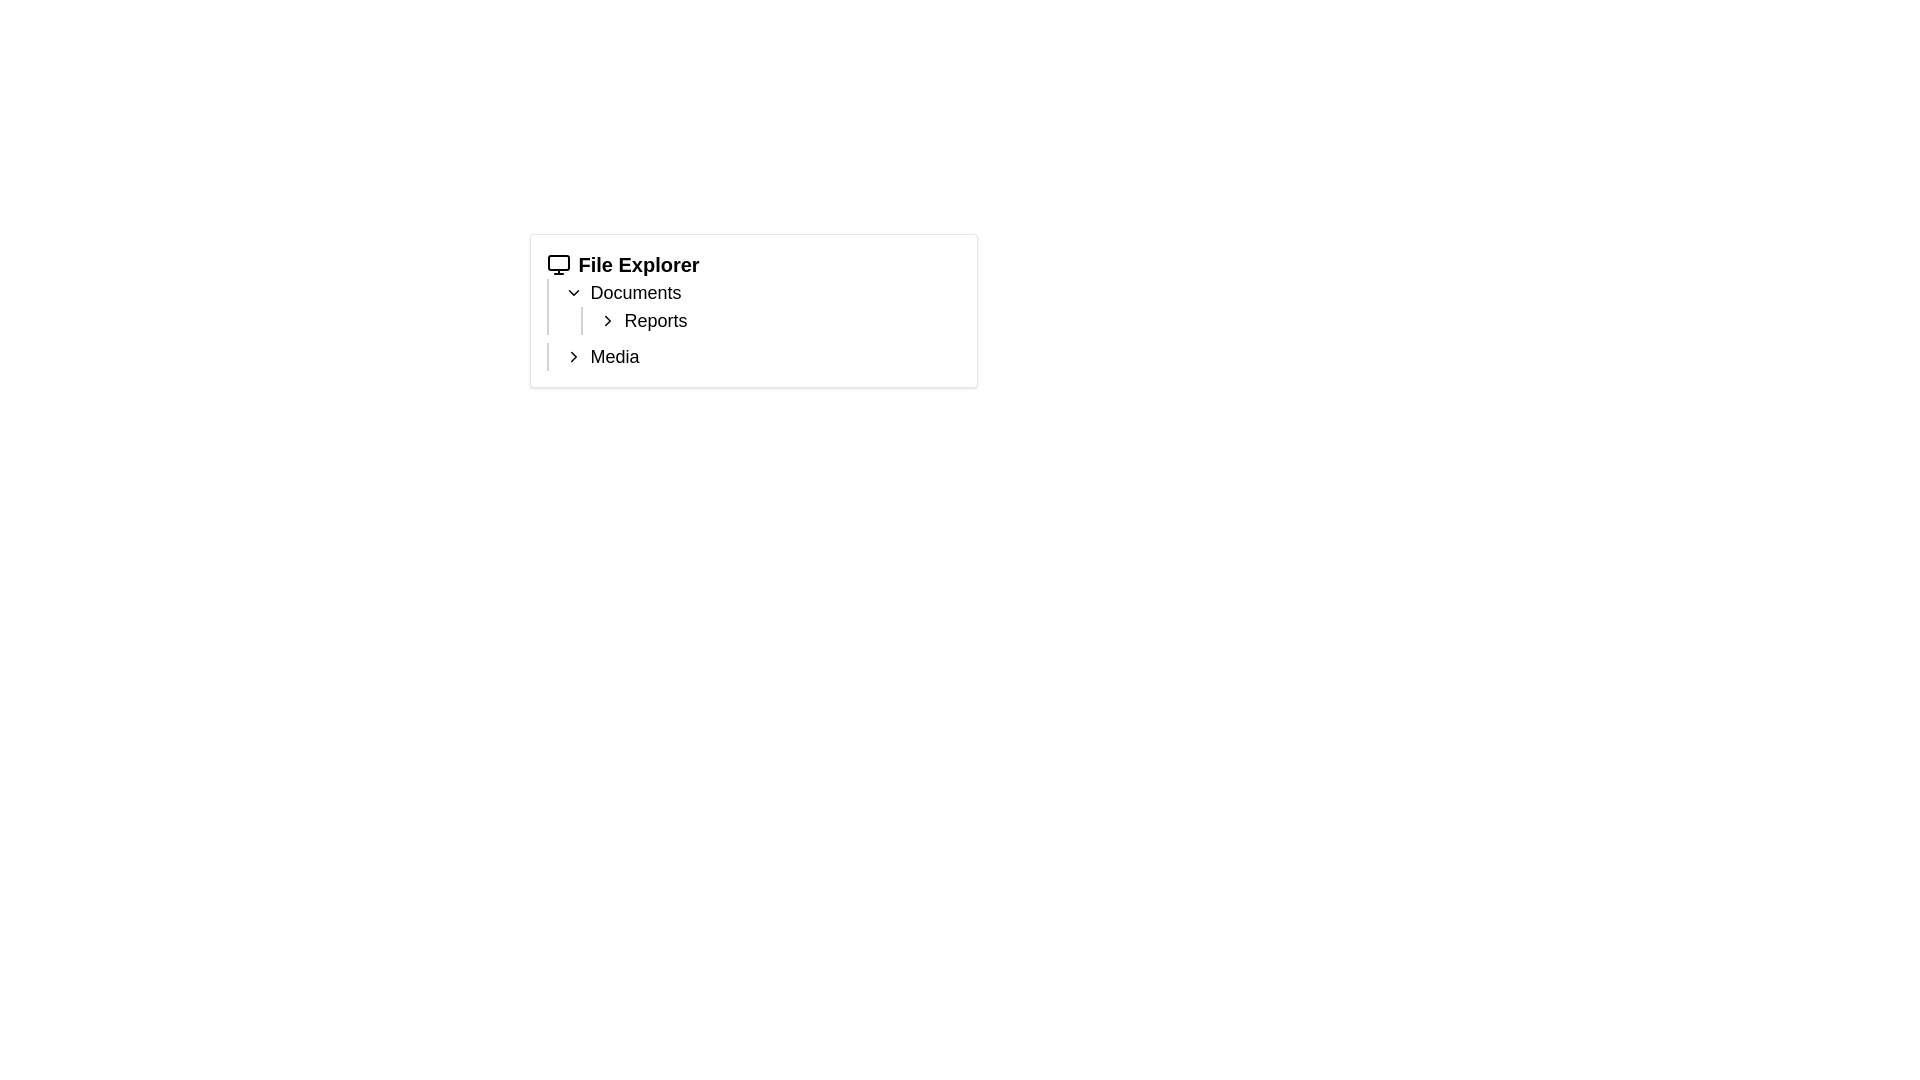 This screenshot has height=1080, width=1920. I want to click on the 'Reports' navigational button located in the 'File Explorer' section, so click(778, 319).